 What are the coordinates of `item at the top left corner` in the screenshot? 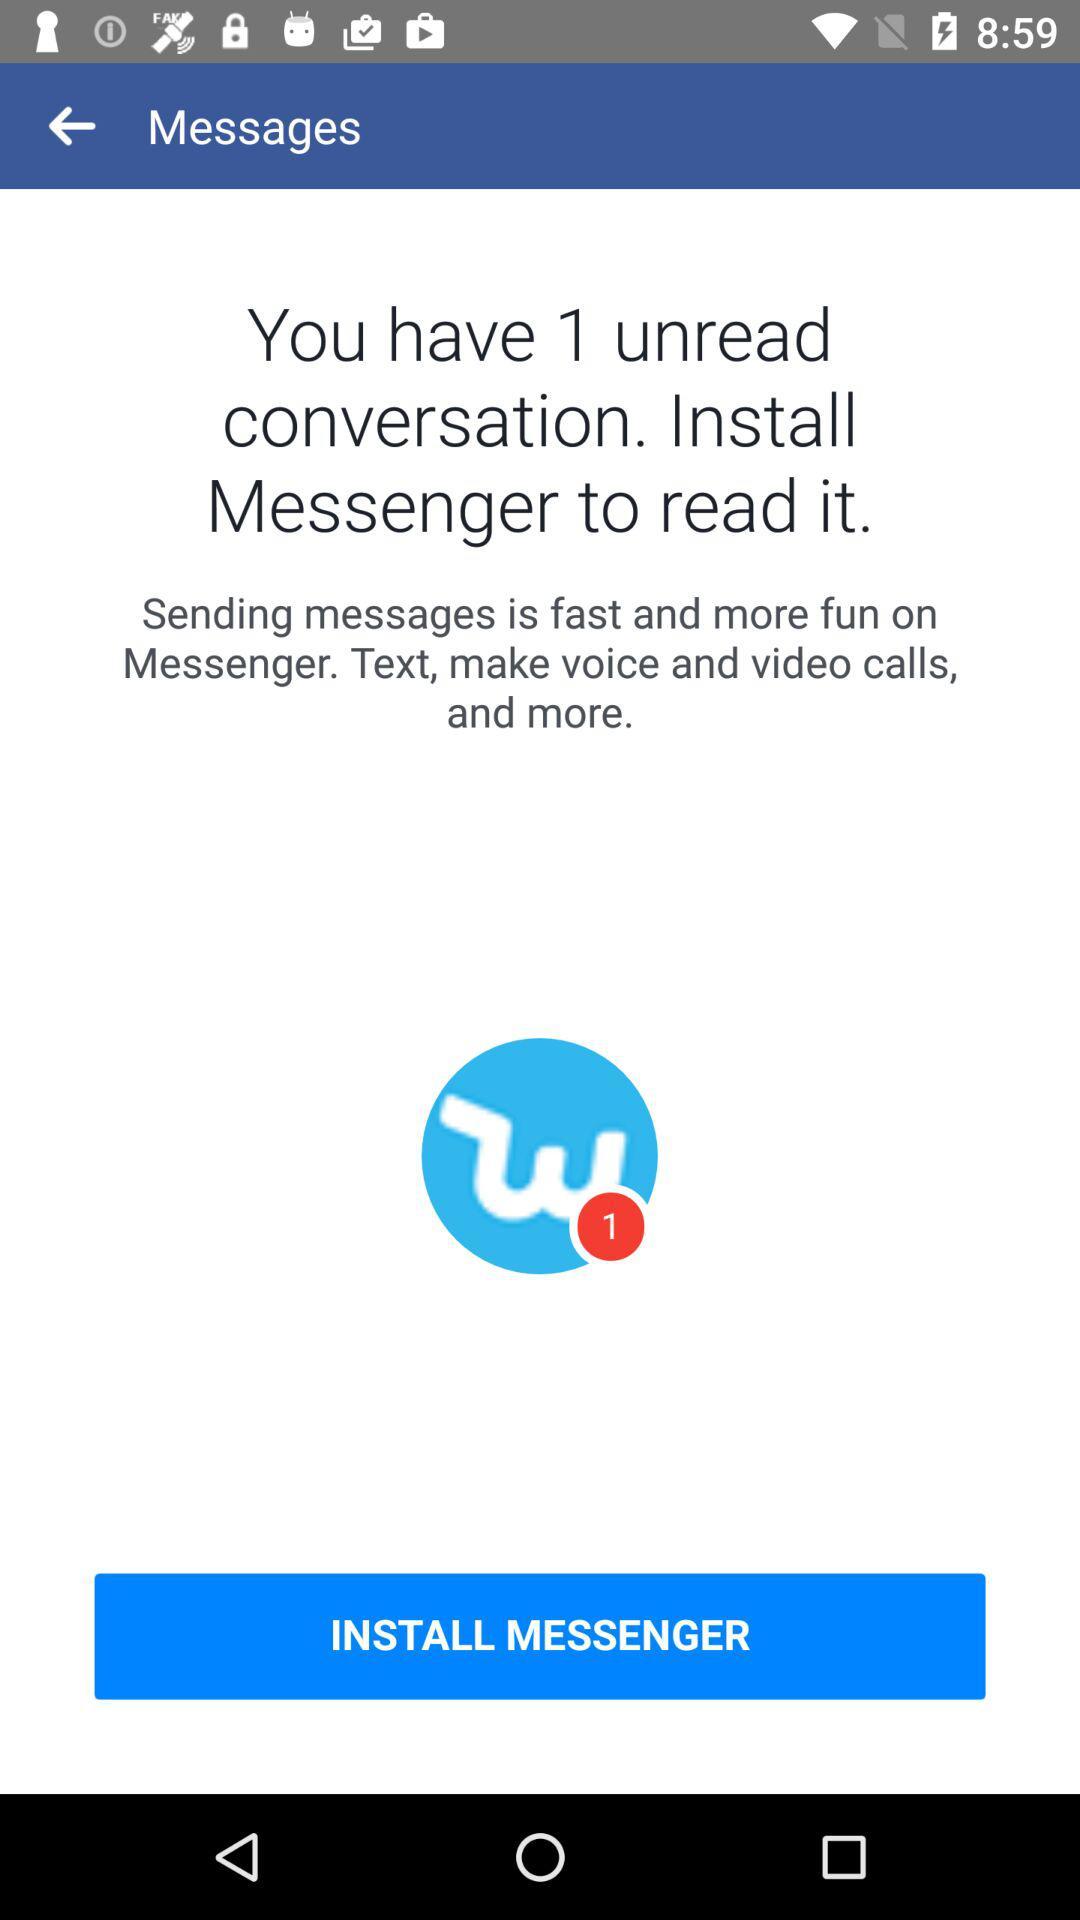 It's located at (72, 124).